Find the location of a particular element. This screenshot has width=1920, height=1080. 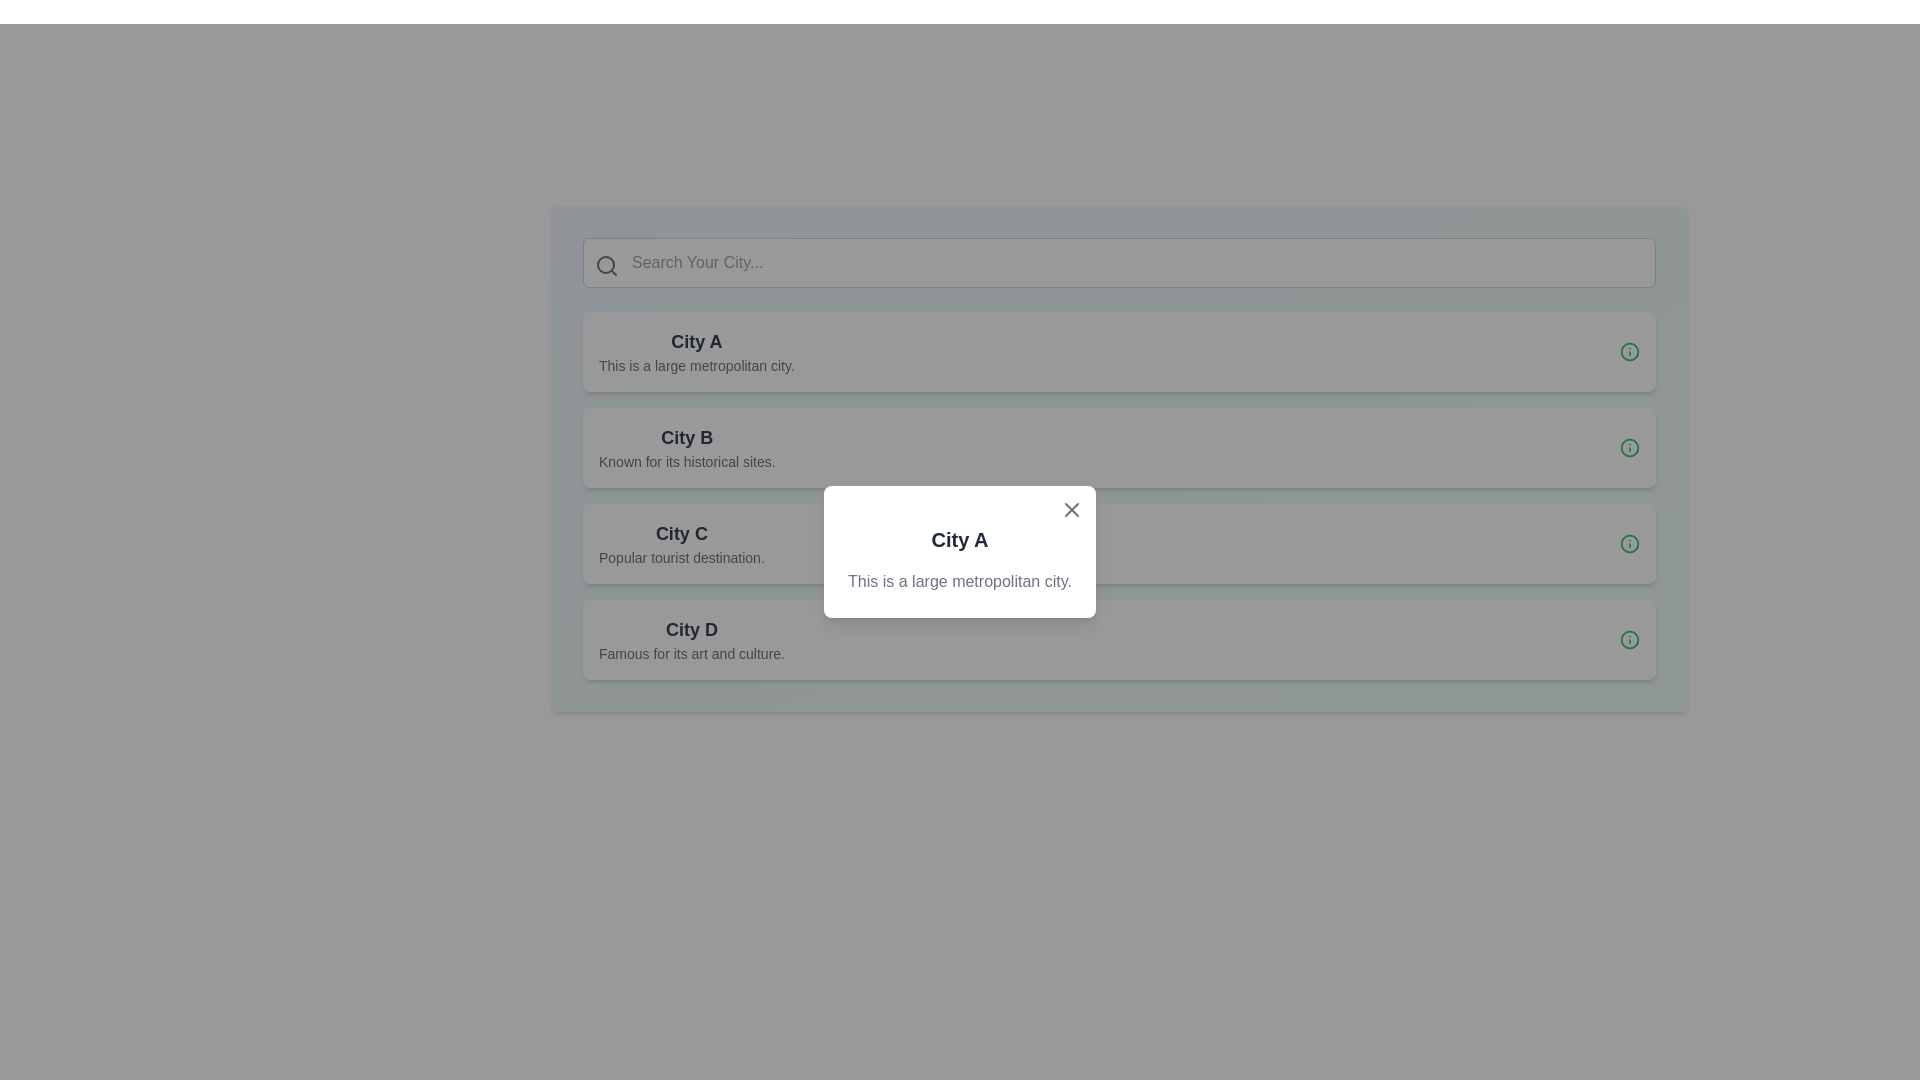

the bold text label reading 'City C' which is the topmost line in the description block for 'City C' in a vertical list interface is located at coordinates (681, 532).